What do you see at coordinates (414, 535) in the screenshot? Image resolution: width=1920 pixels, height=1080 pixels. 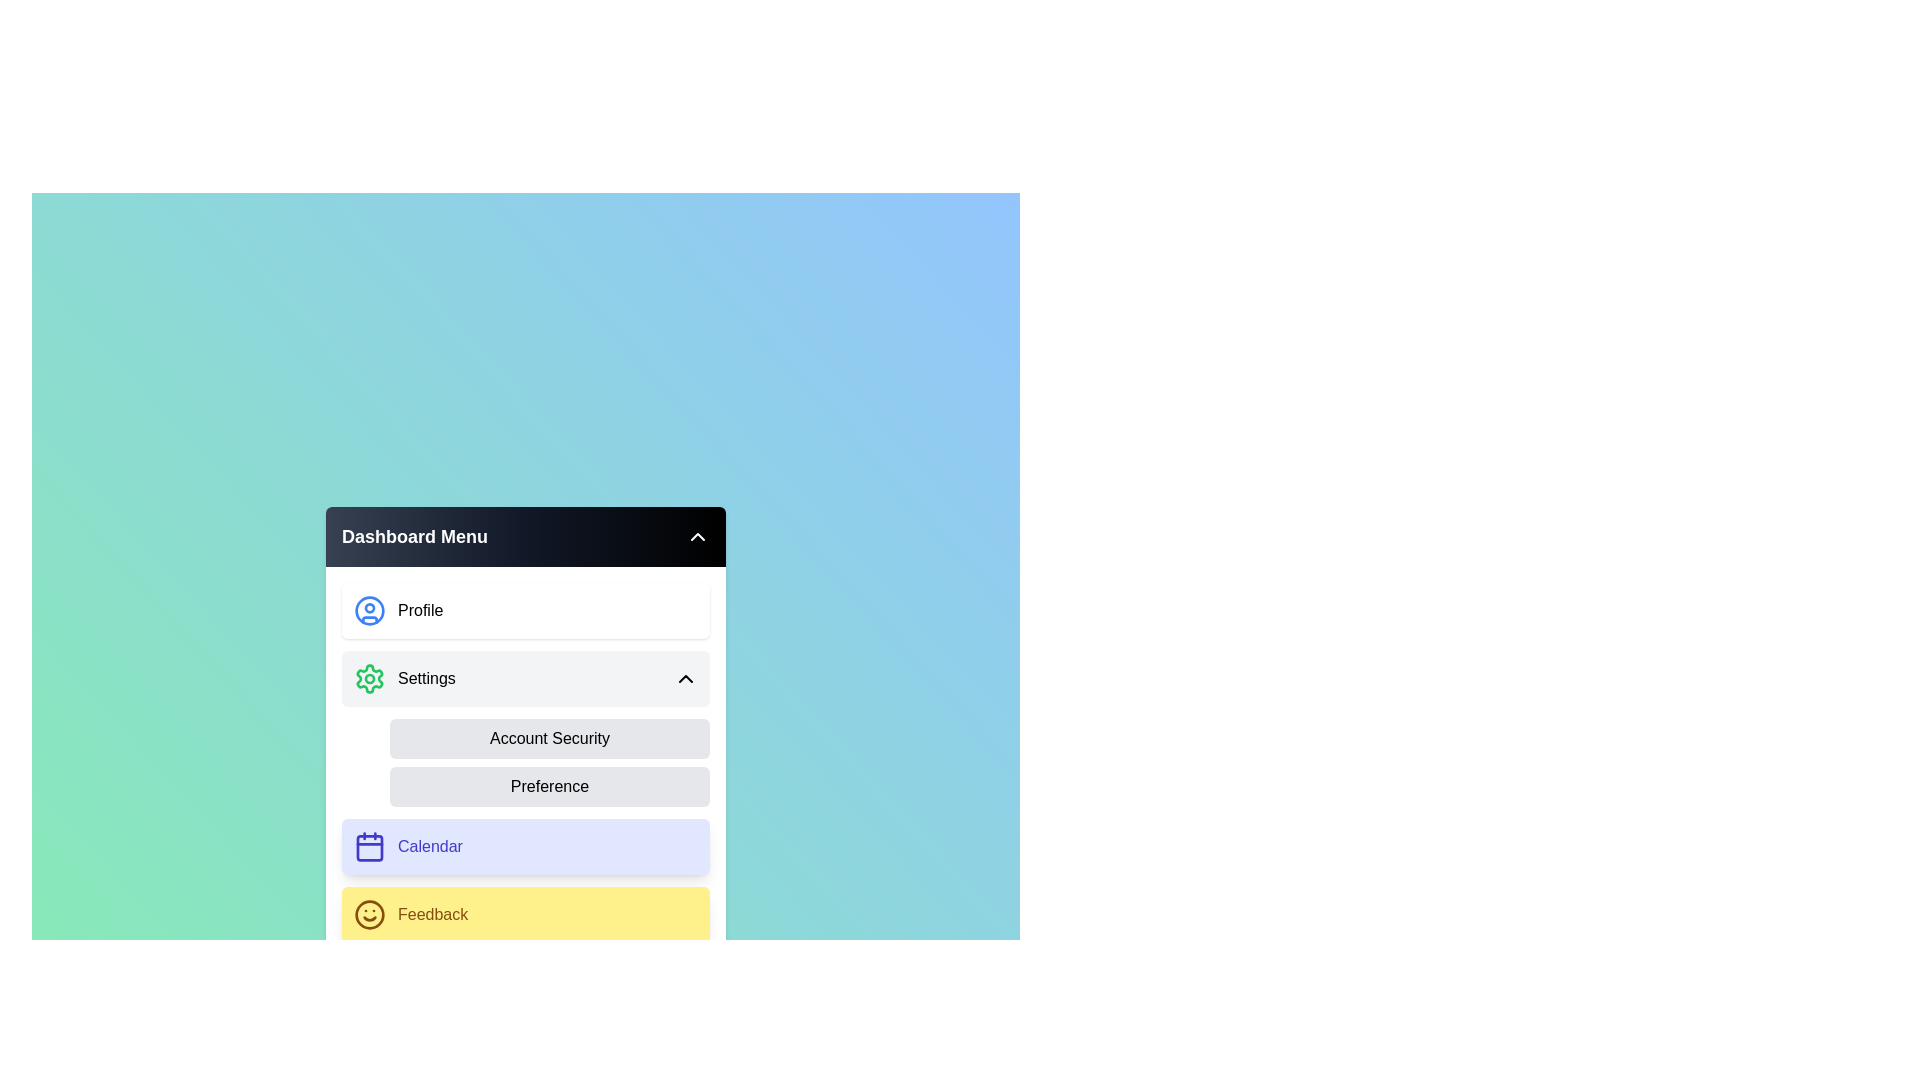 I see `the center-aligned text label reading 'Dashboard Menu' with bold styling, located in the top-left portion of the interactive header bar` at bounding box center [414, 535].